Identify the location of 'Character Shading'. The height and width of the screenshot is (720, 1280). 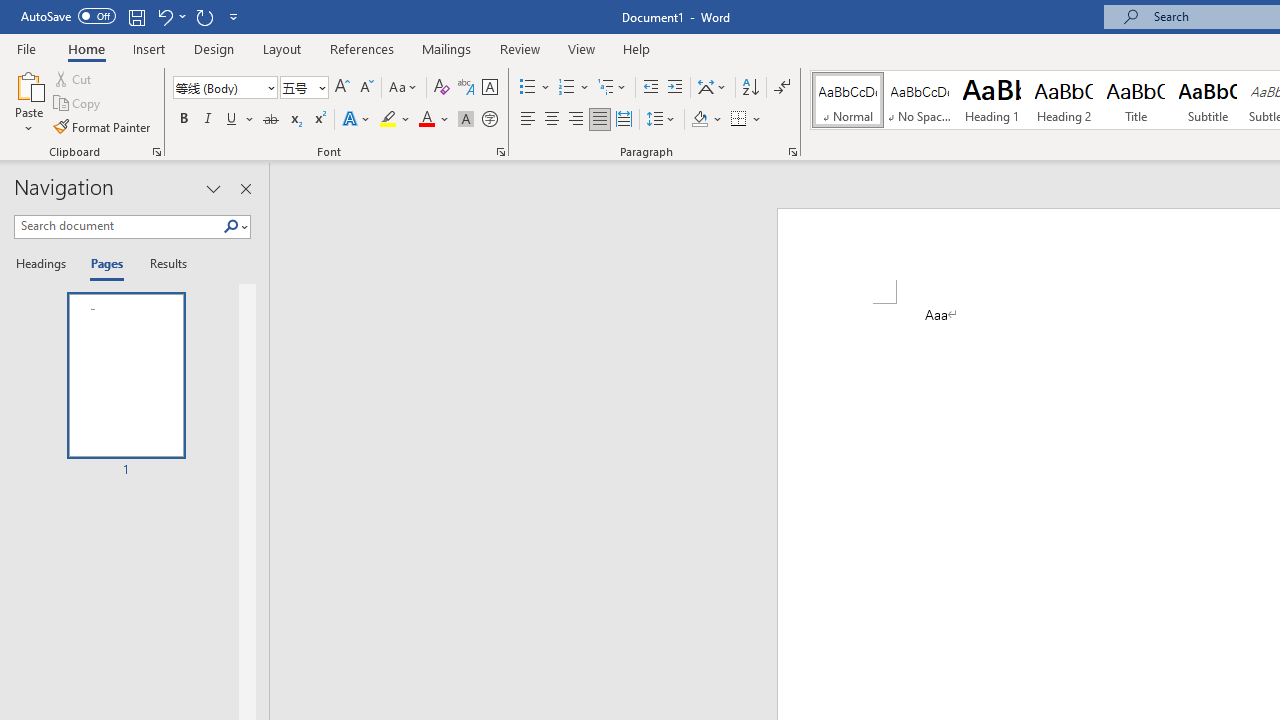
(464, 119).